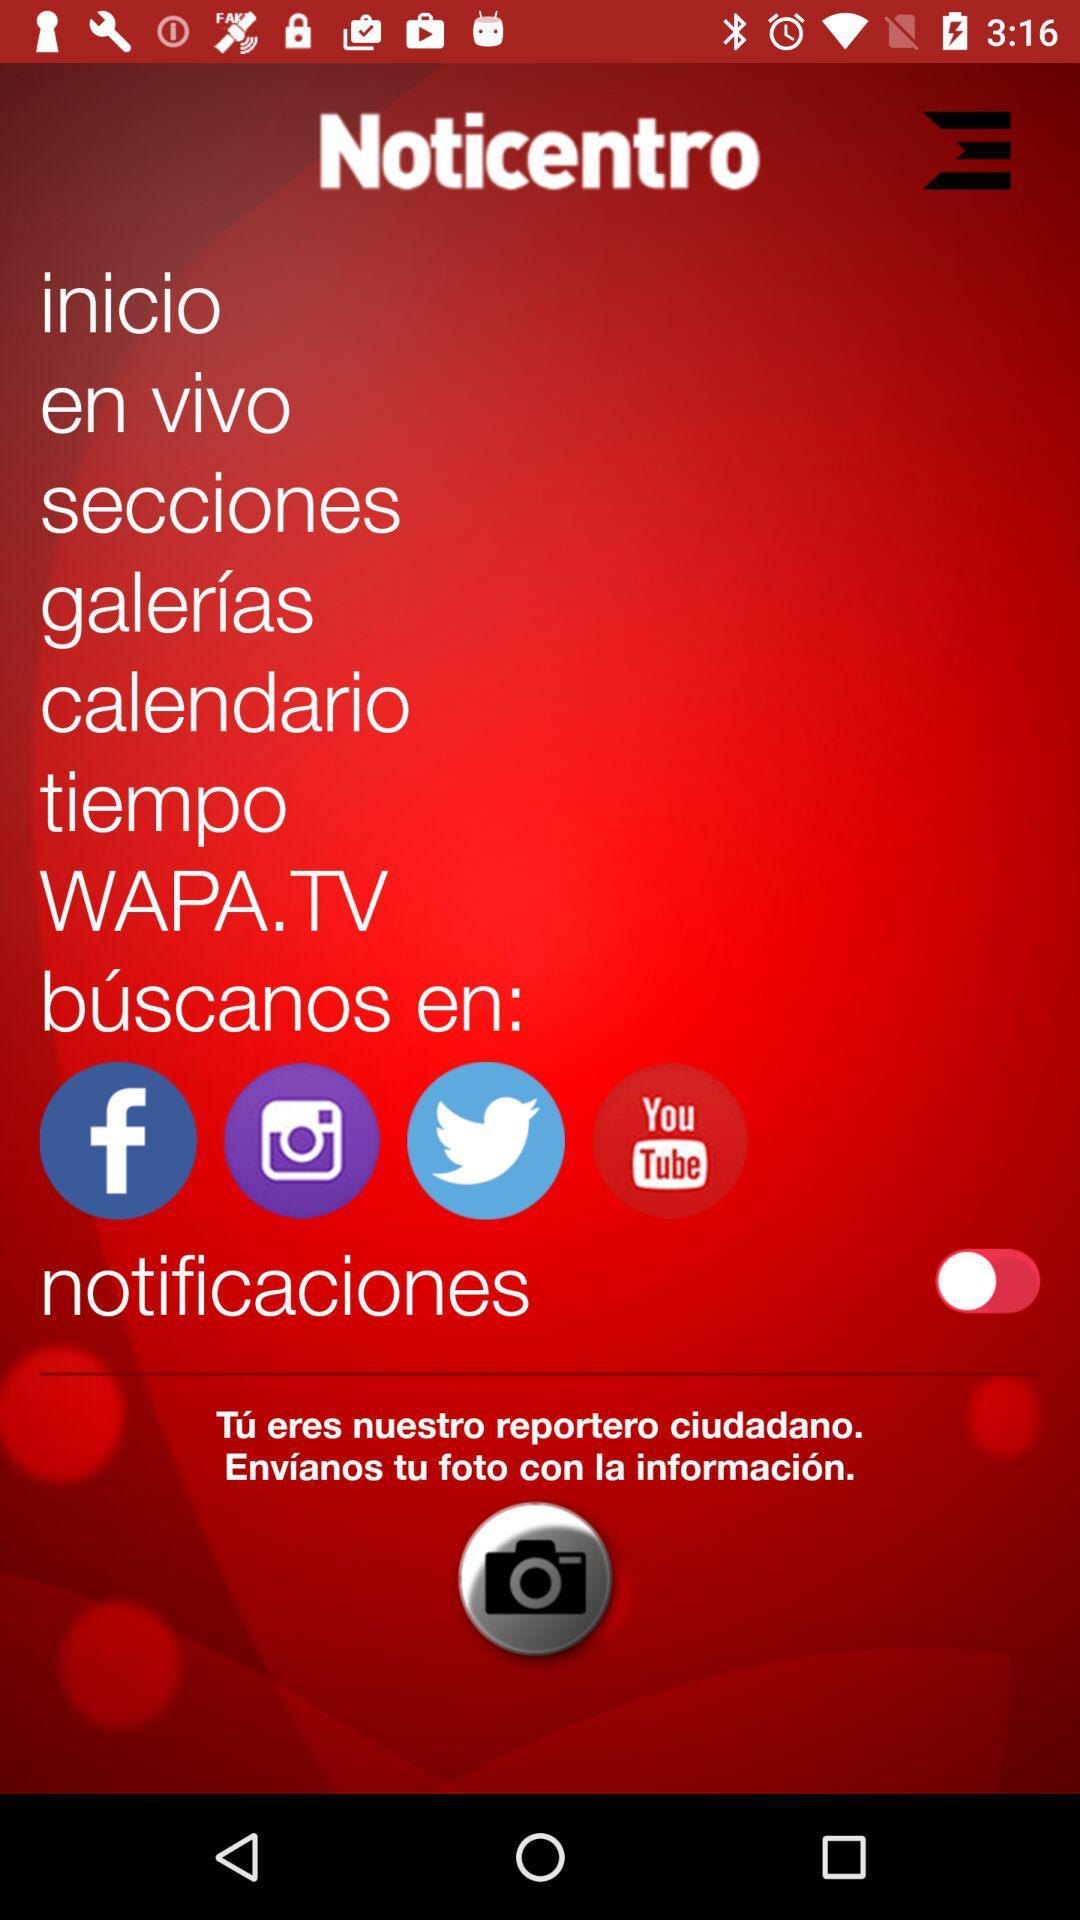  I want to click on visit youtube, so click(669, 1140).